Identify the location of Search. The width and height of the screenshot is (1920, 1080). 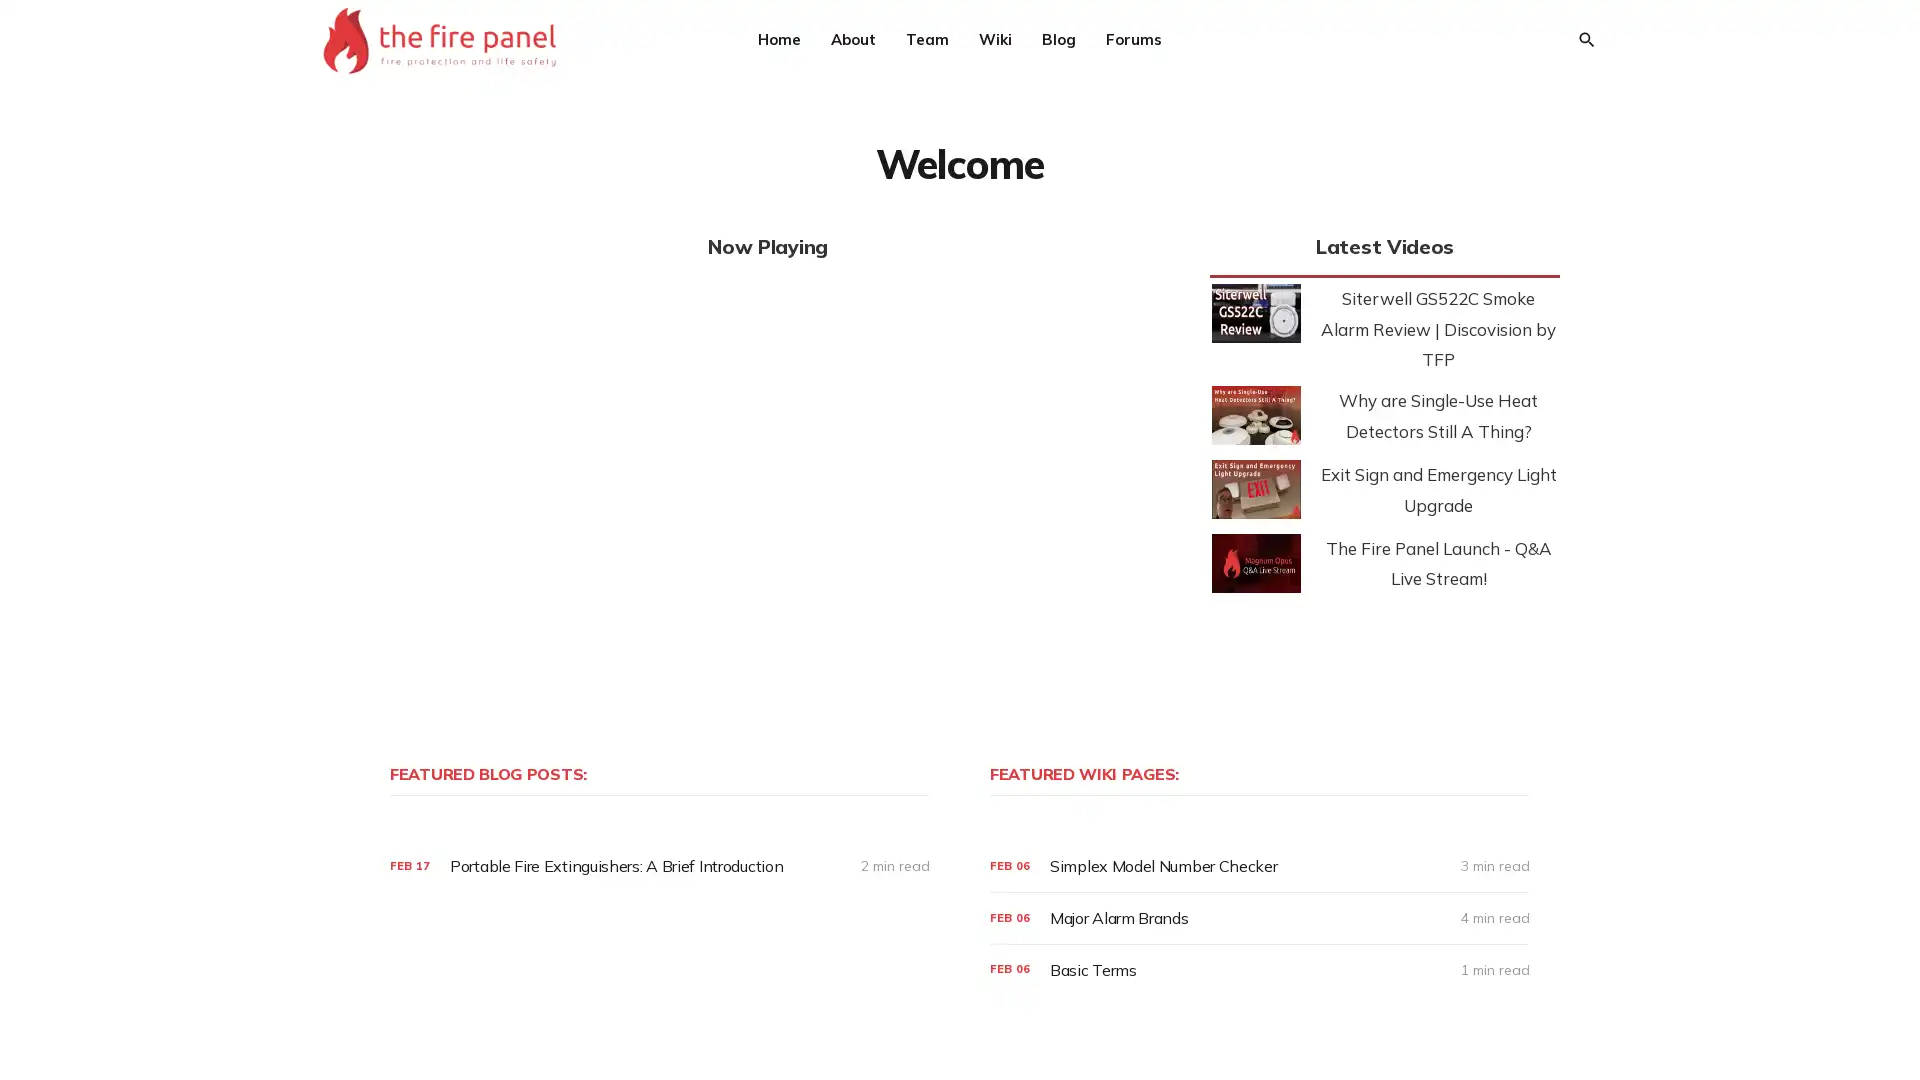
(1584, 39).